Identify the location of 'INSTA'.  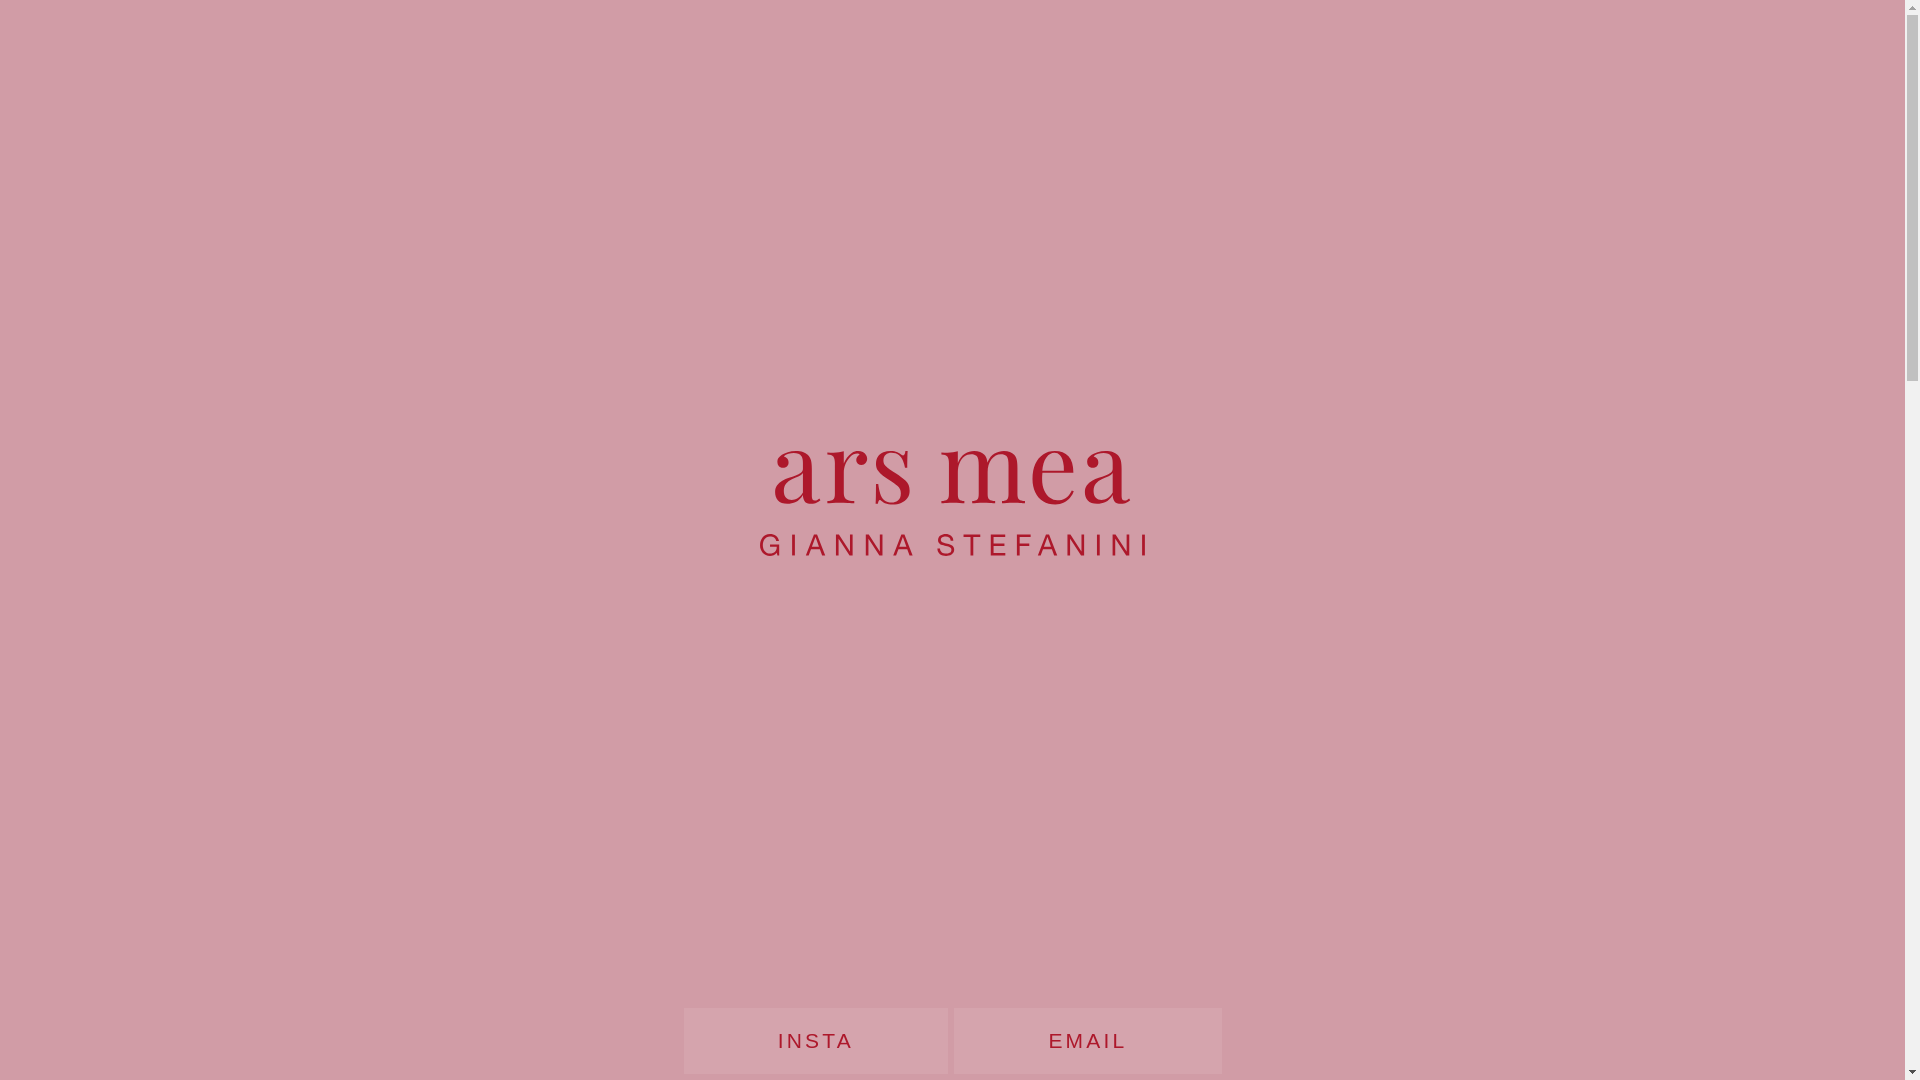
(816, 1040).